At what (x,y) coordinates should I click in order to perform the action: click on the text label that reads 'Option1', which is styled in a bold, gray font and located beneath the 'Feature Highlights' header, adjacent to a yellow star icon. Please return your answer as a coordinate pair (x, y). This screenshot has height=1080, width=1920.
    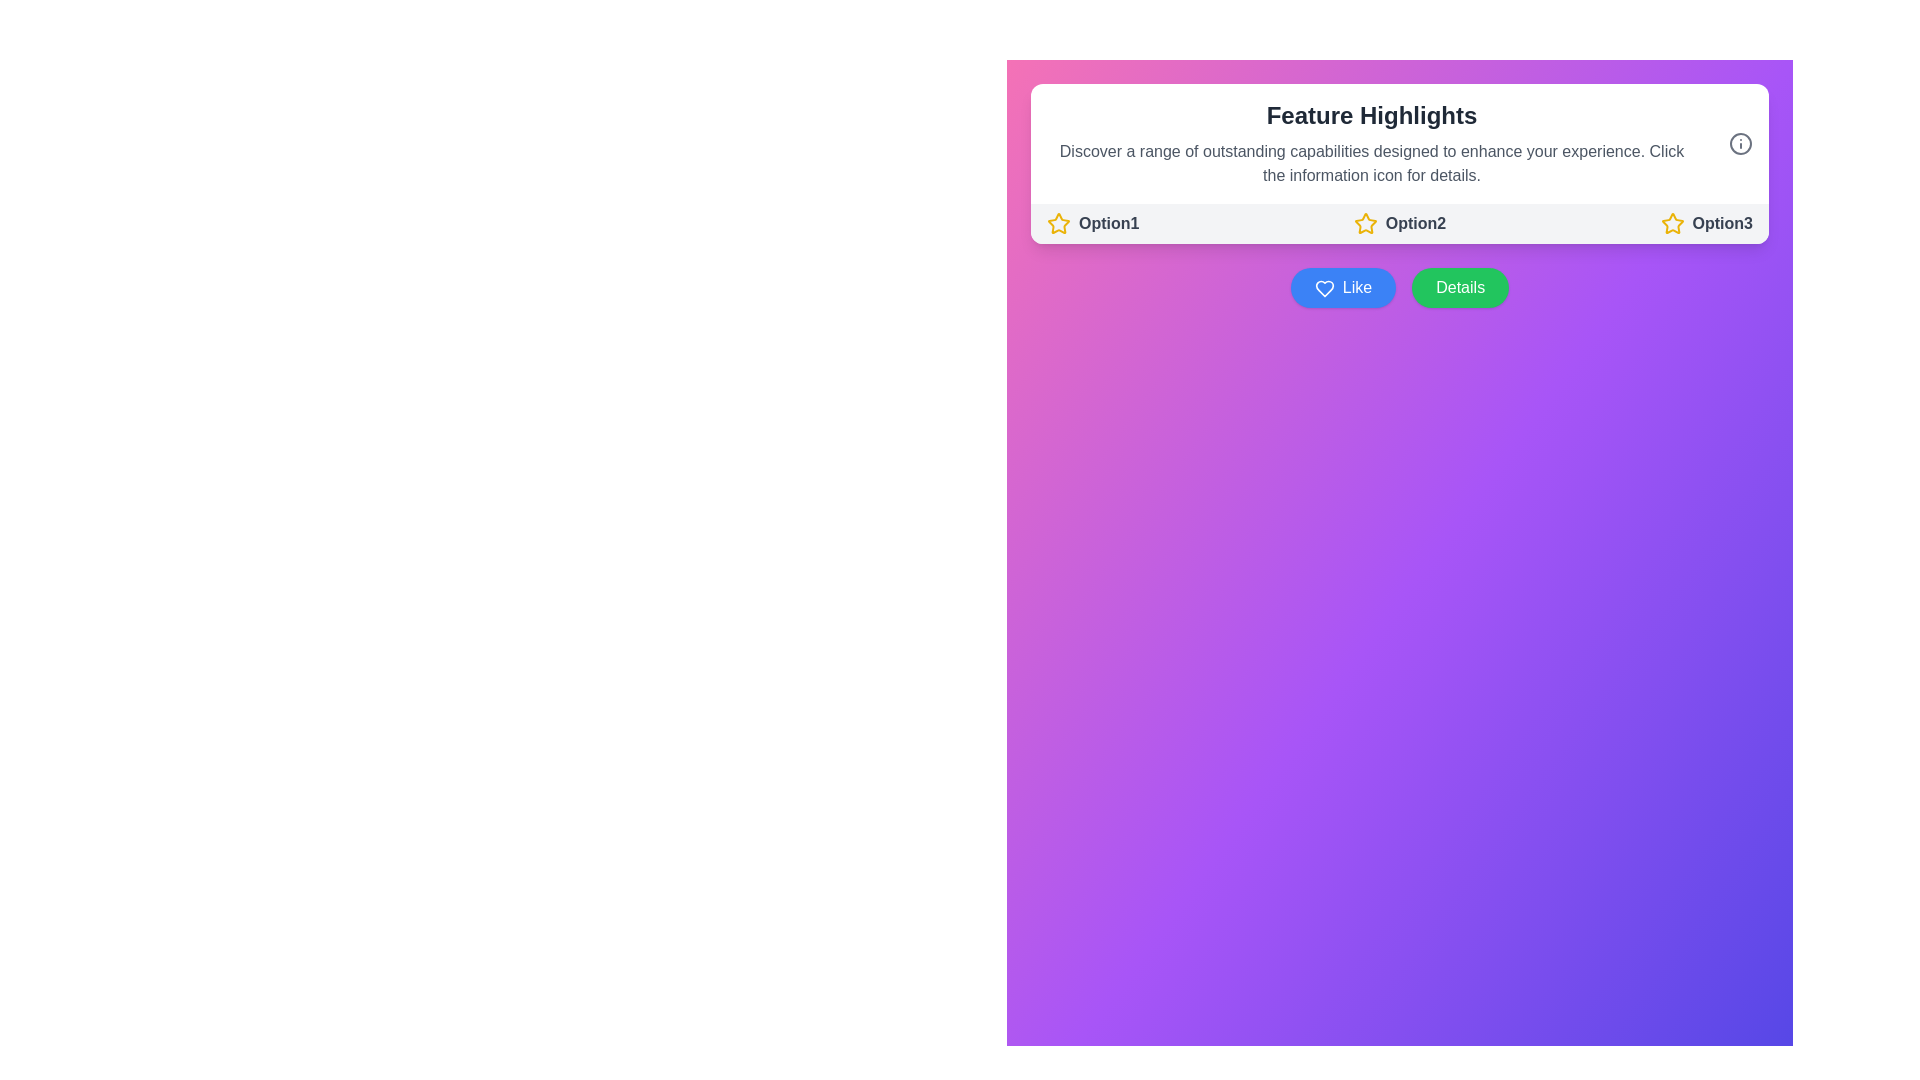
    Looking at the image, I should click on (1108, 223).